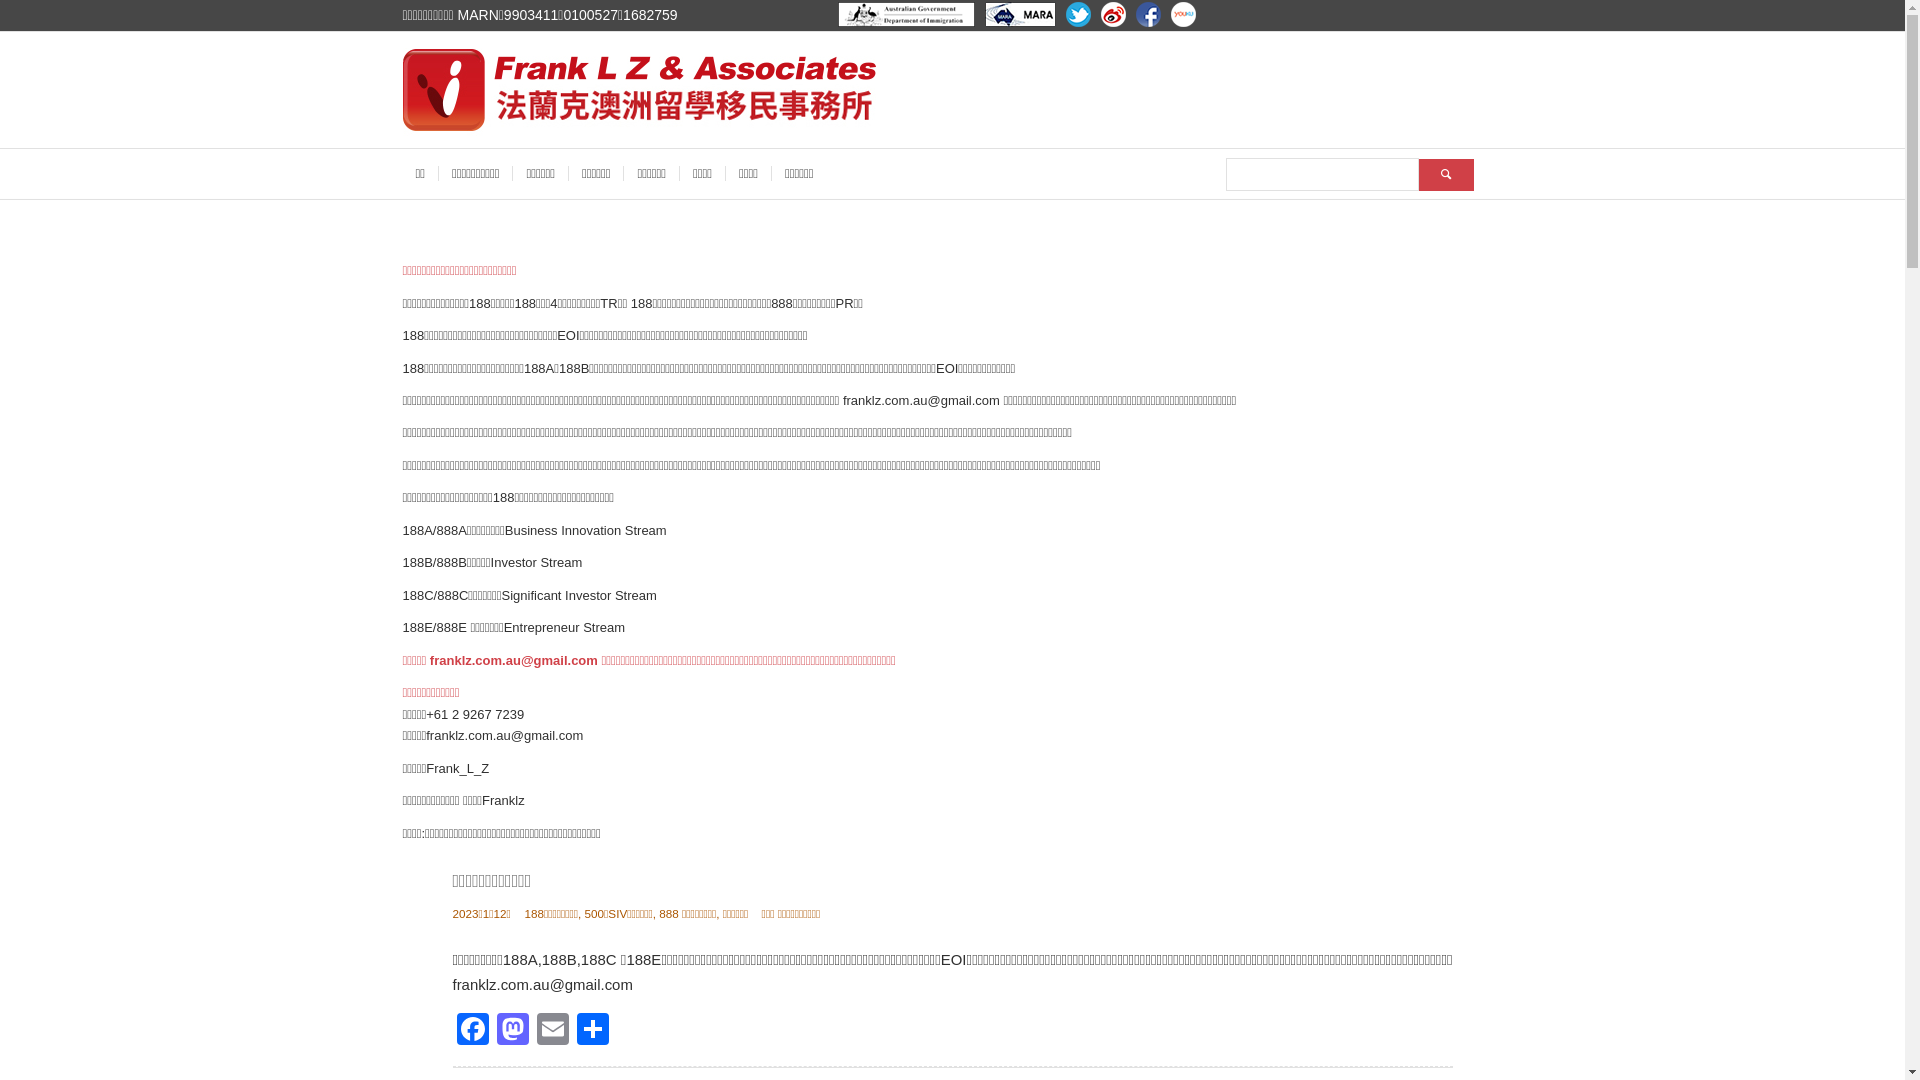 This screenshot has width=1920, height=1080. Describe the element at coordinates (512, 1031) in the screenshot. I see `'Mastodon'` at that location.